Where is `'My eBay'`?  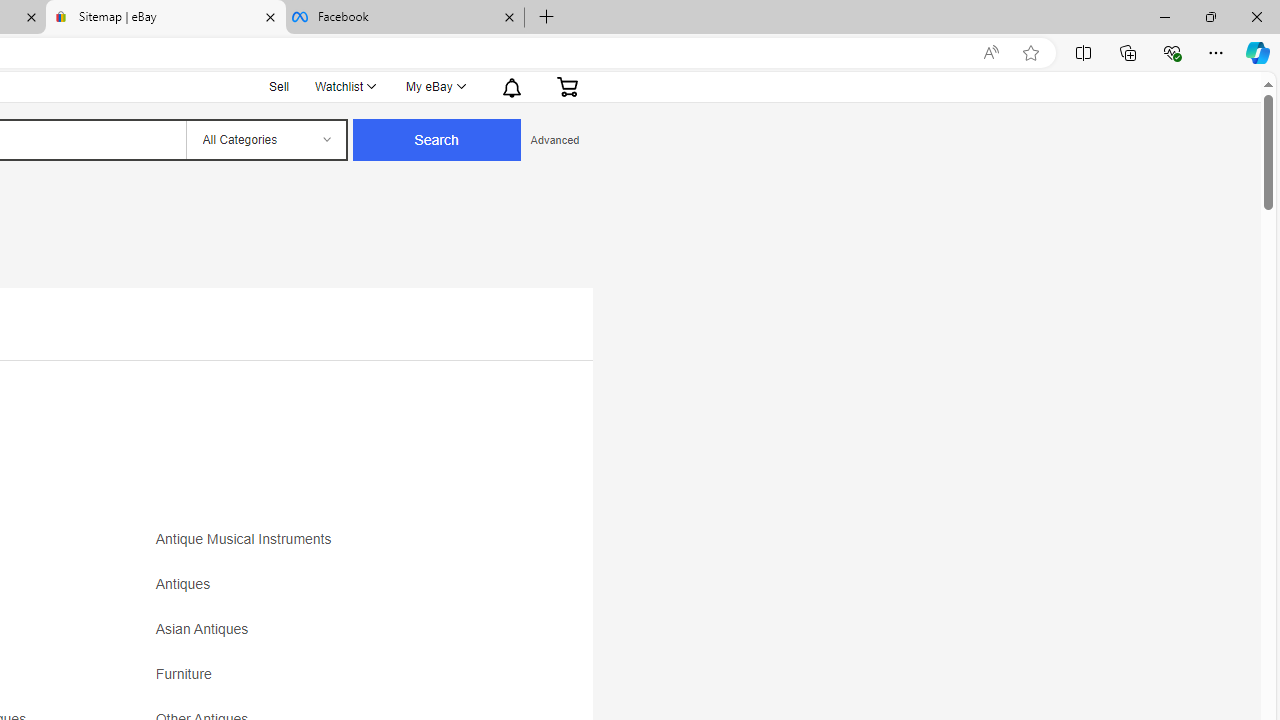 'My eBay' is located at coordinates (434, 86).